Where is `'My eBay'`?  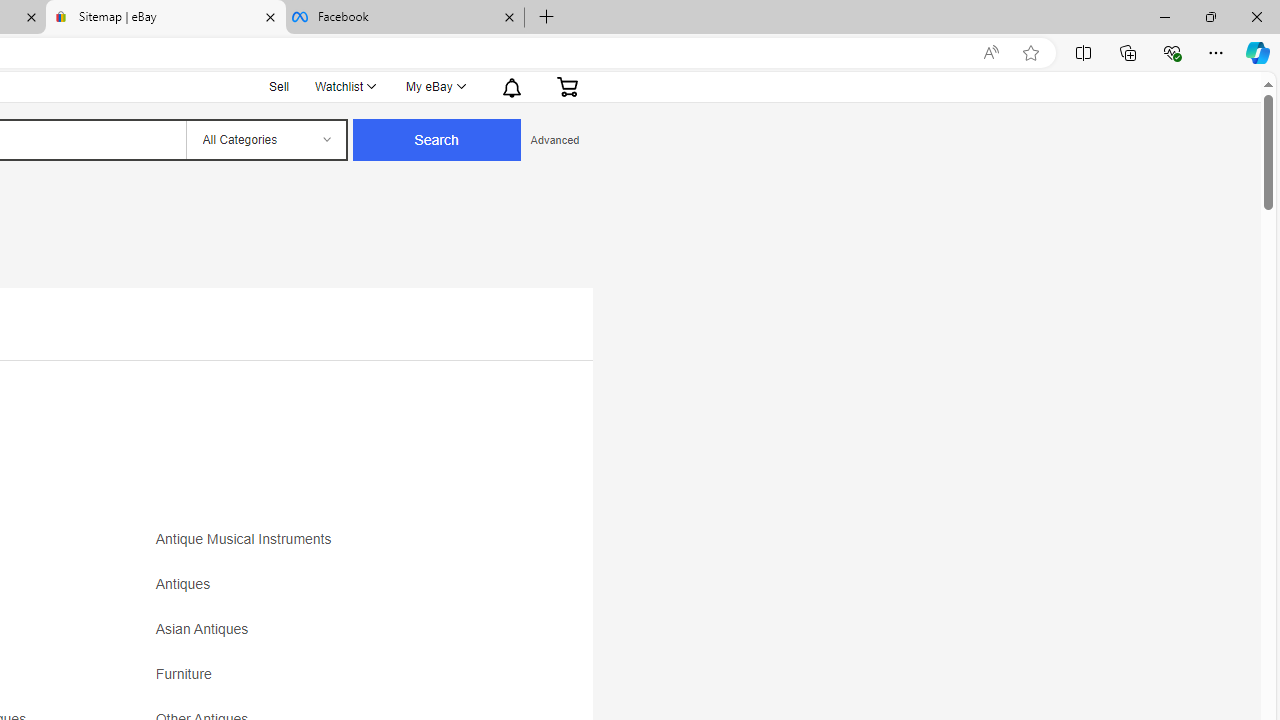 'My eBay' is located at coordinates (434, 86).